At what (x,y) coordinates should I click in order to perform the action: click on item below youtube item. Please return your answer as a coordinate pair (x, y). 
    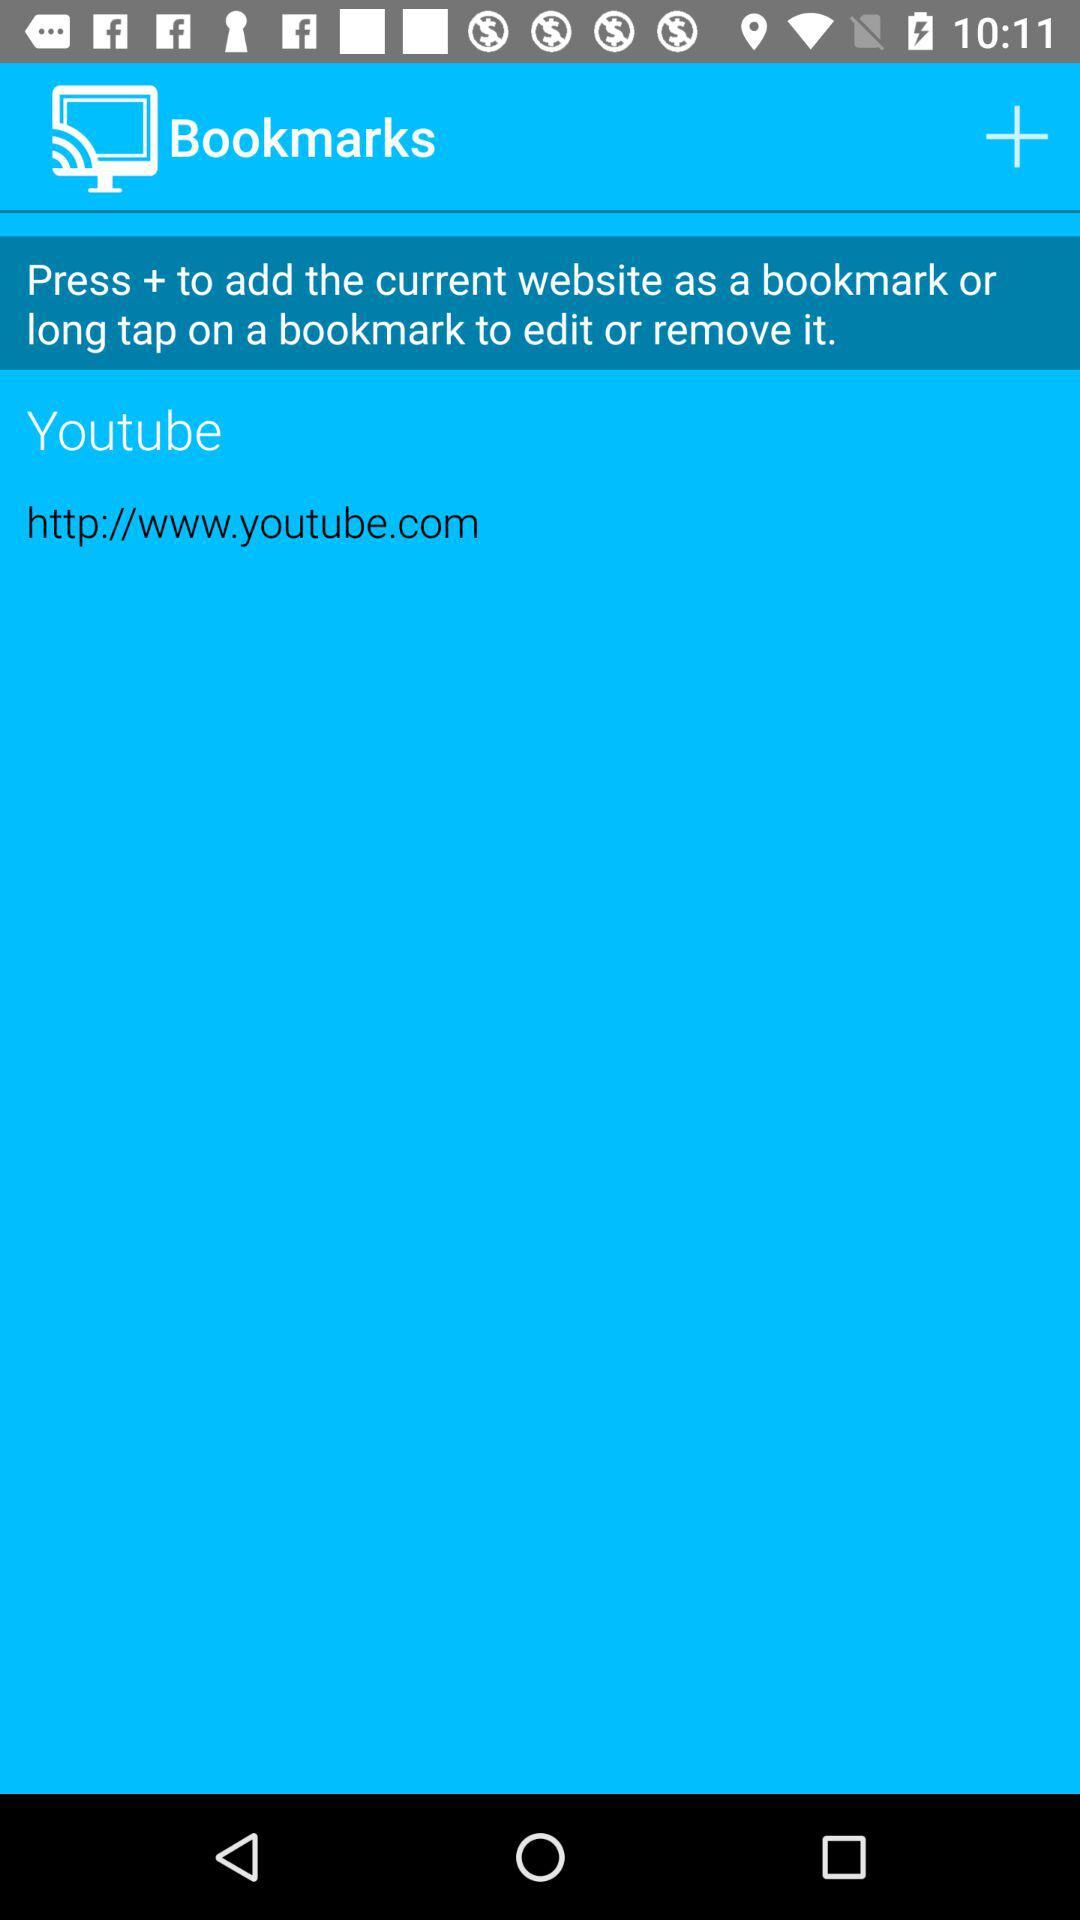
    Looking at the image, I should click on (540, 521).